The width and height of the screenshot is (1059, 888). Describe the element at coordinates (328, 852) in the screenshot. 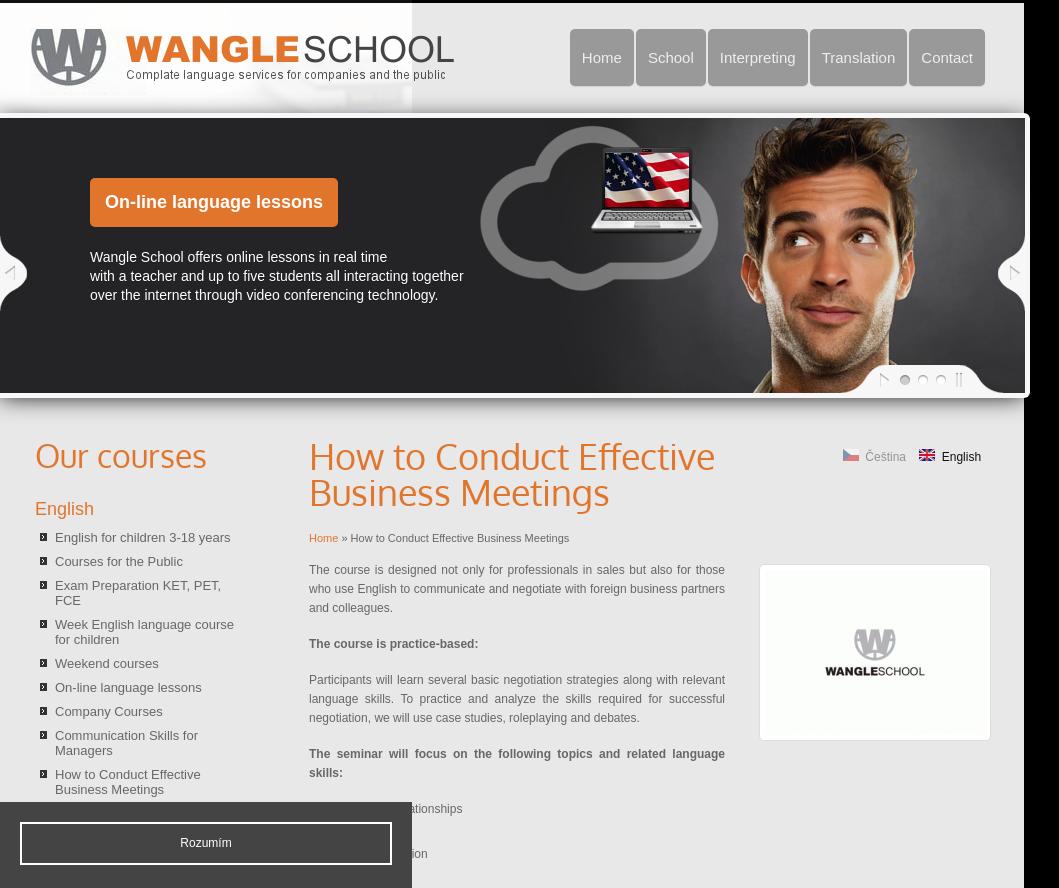

I see `'initial conversation'` at that location.